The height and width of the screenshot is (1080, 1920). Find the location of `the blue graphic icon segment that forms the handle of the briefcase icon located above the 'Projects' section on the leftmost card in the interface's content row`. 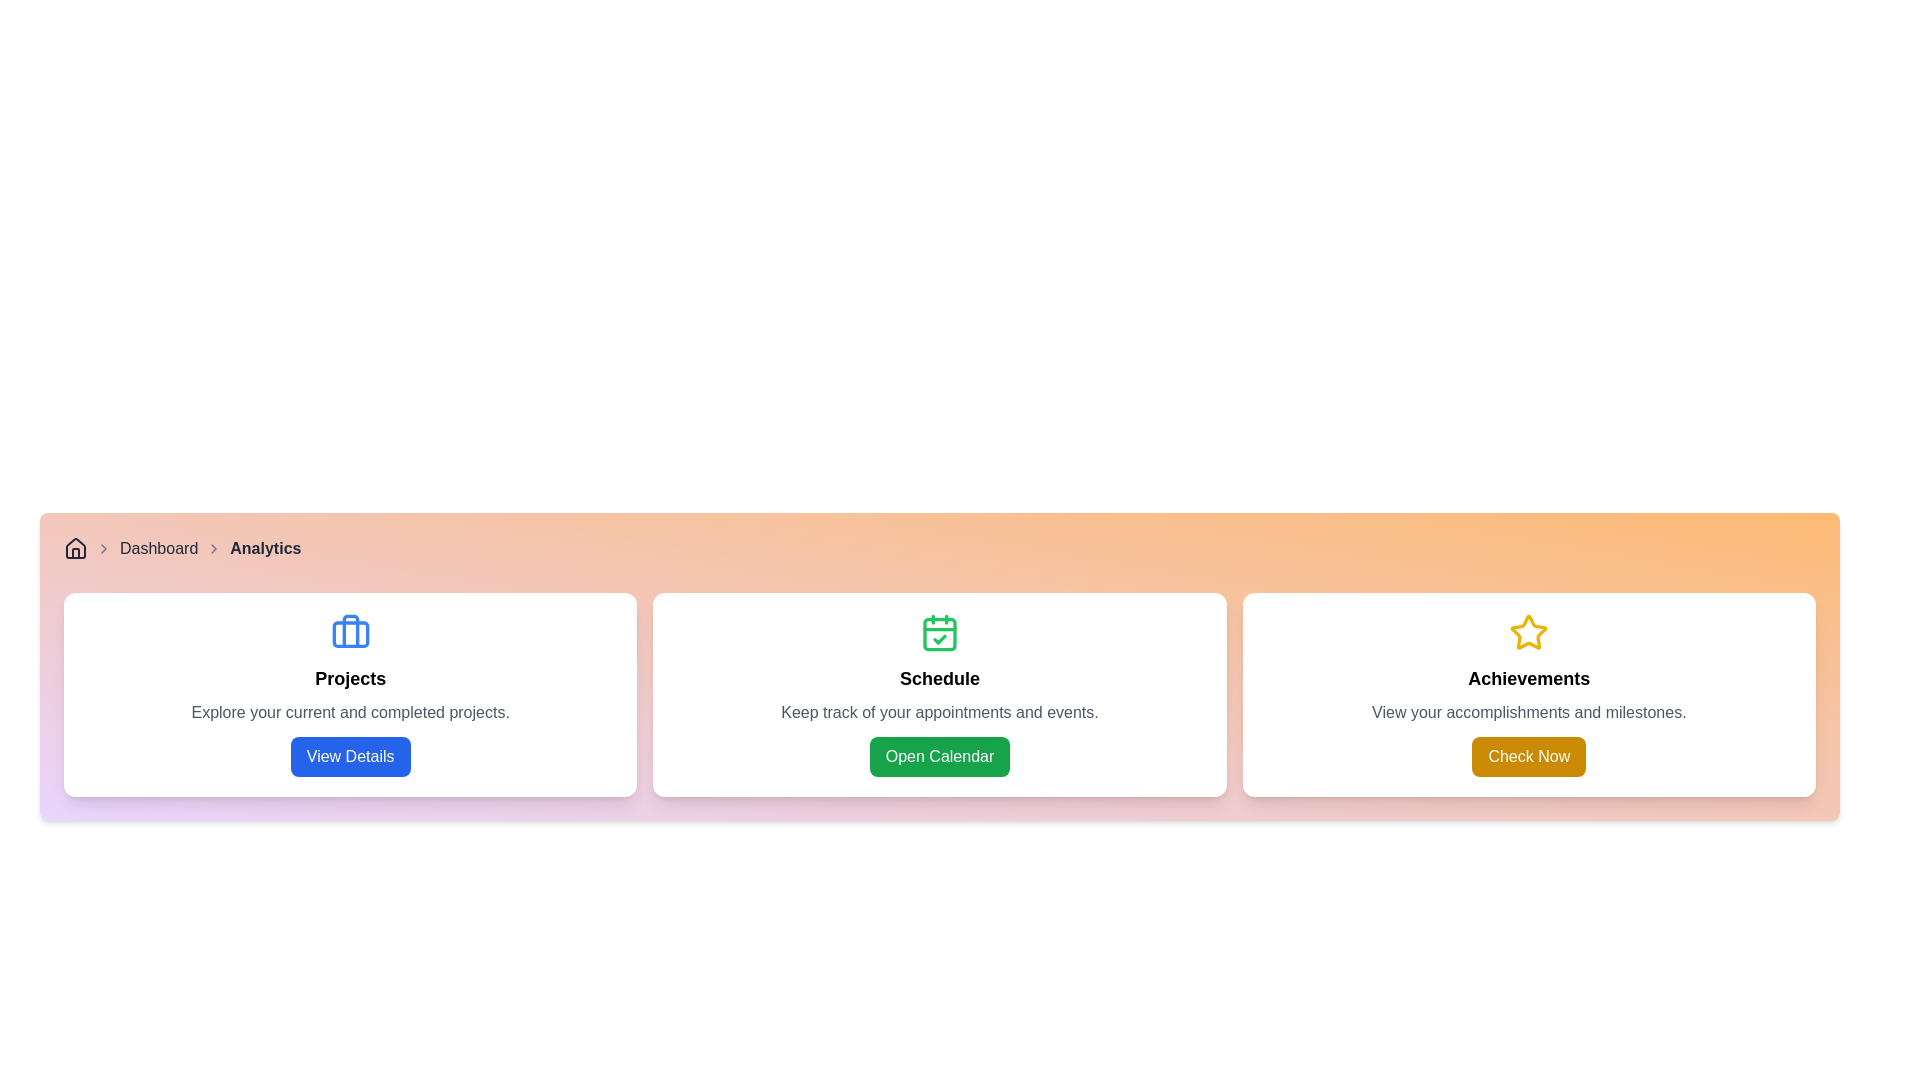

the blue graphic icon segment that forms the handle of the briefcase icon located above the 'Projects' section on the leftmost card in the interface's content row is located at coordinates (350, 631).